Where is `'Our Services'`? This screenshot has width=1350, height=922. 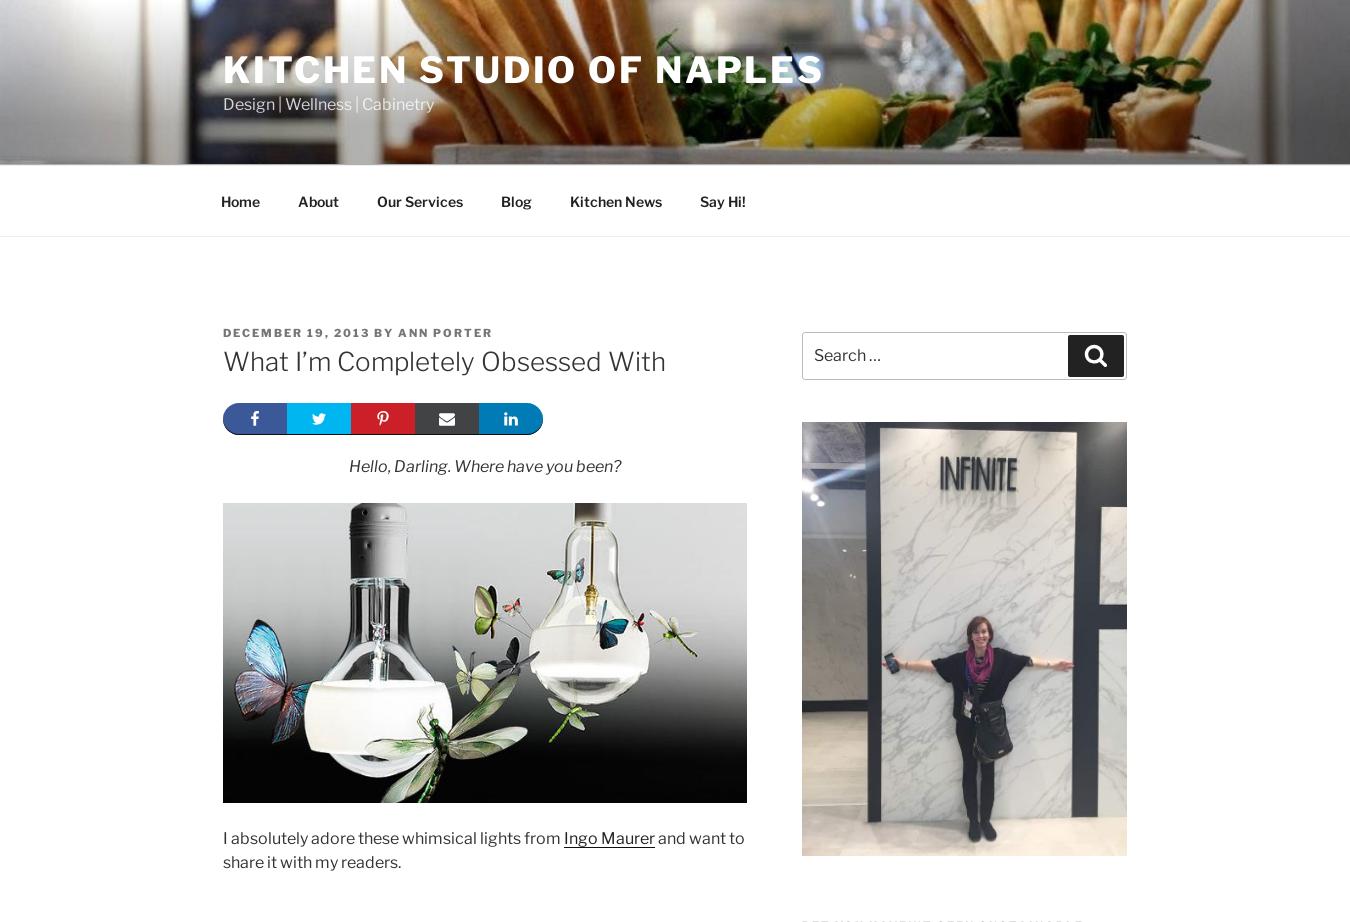 'Our Services' is located at coordinates (419, 200).